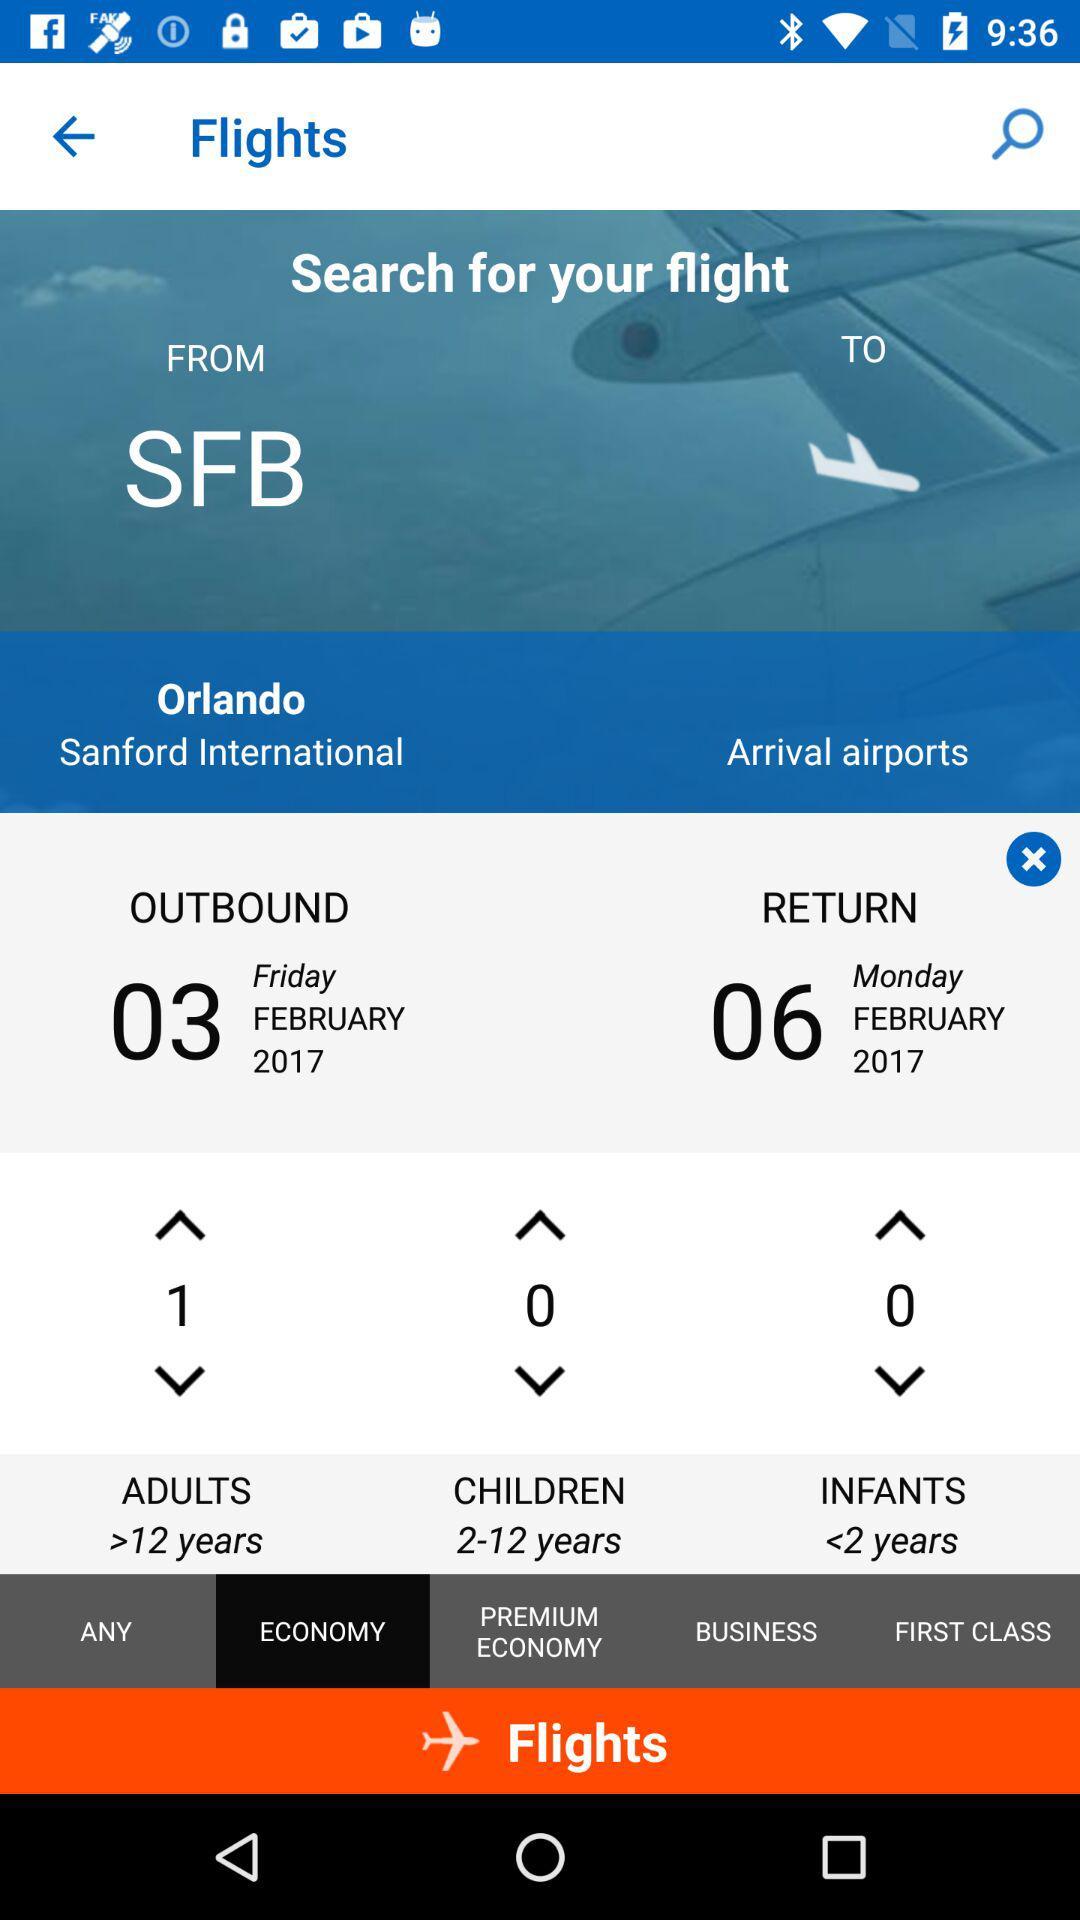 The height and width of the screenshot is (1920, 1080). Describe the element at coordinates (898, 1224) in the screenshot. I see `decrease number` at that location.